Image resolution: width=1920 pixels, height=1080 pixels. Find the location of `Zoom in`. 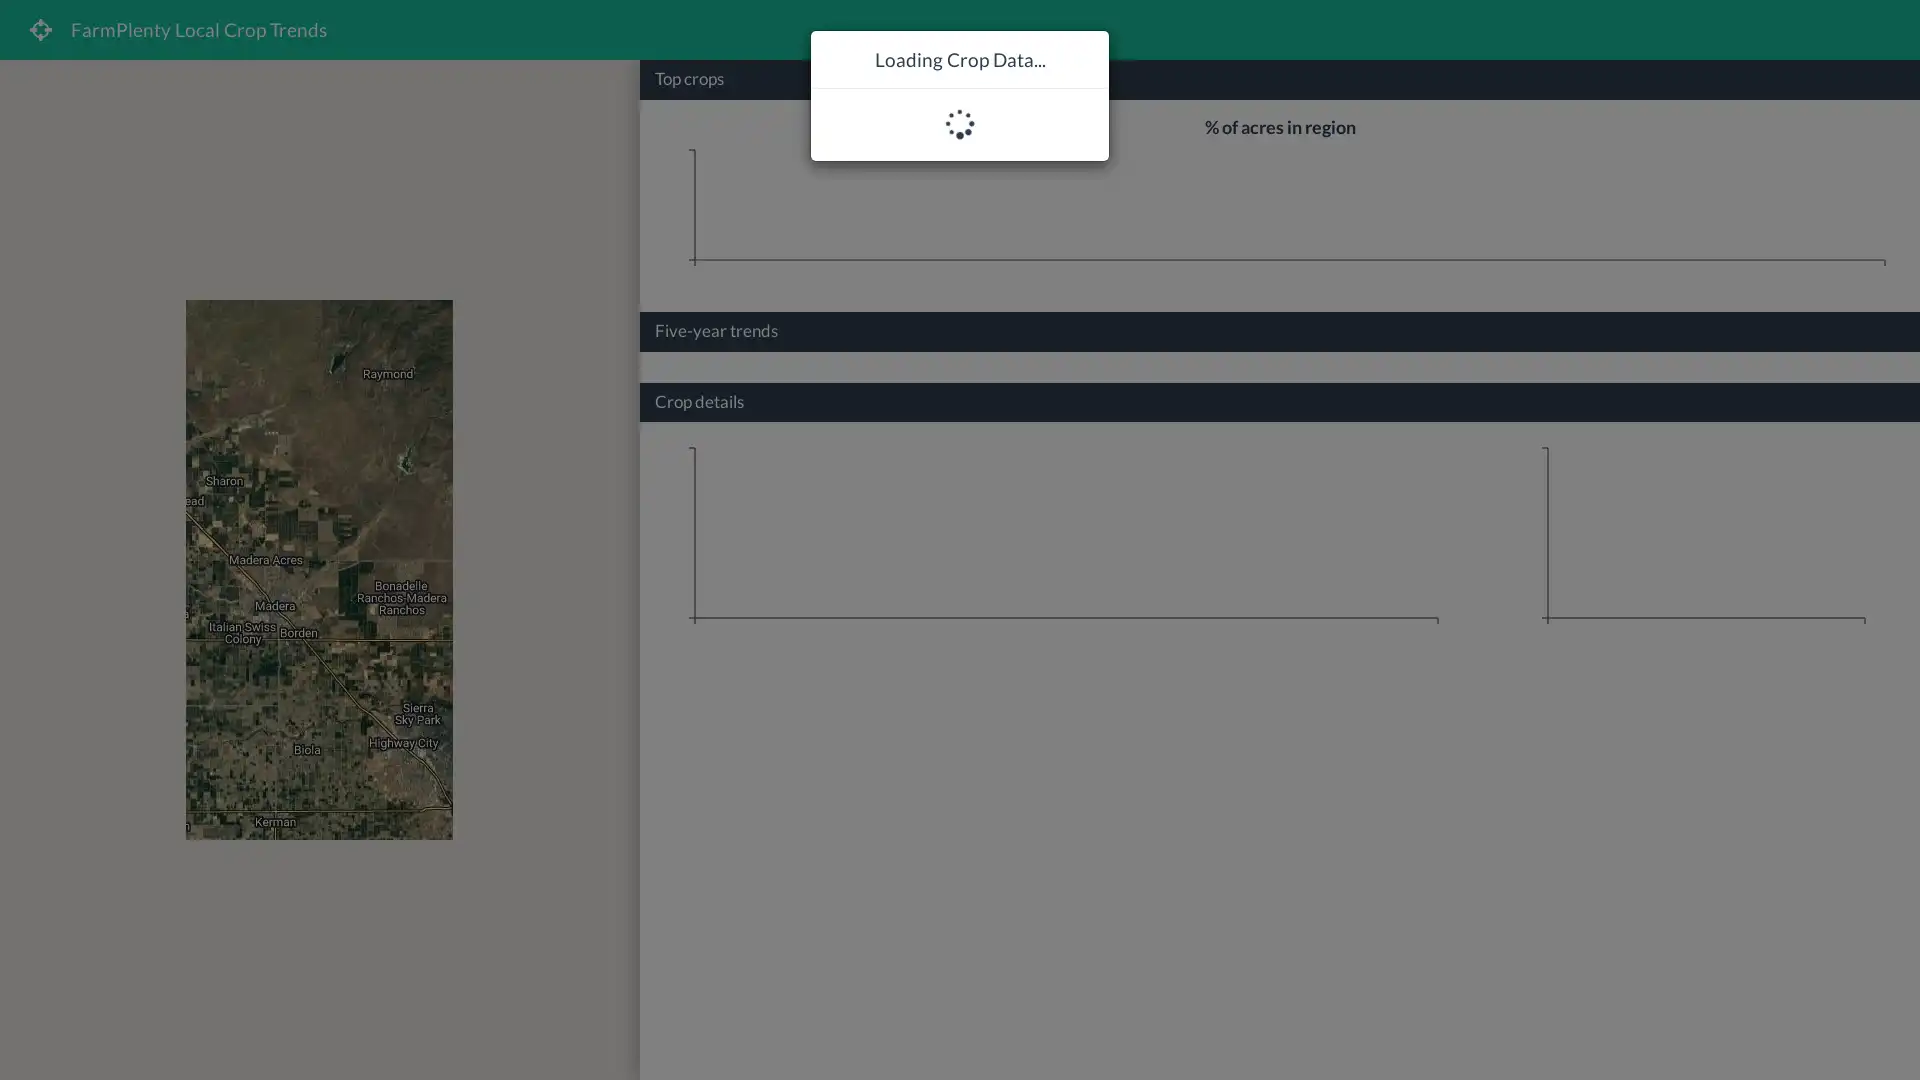

Zoom in is located at coordinates (608, 995).